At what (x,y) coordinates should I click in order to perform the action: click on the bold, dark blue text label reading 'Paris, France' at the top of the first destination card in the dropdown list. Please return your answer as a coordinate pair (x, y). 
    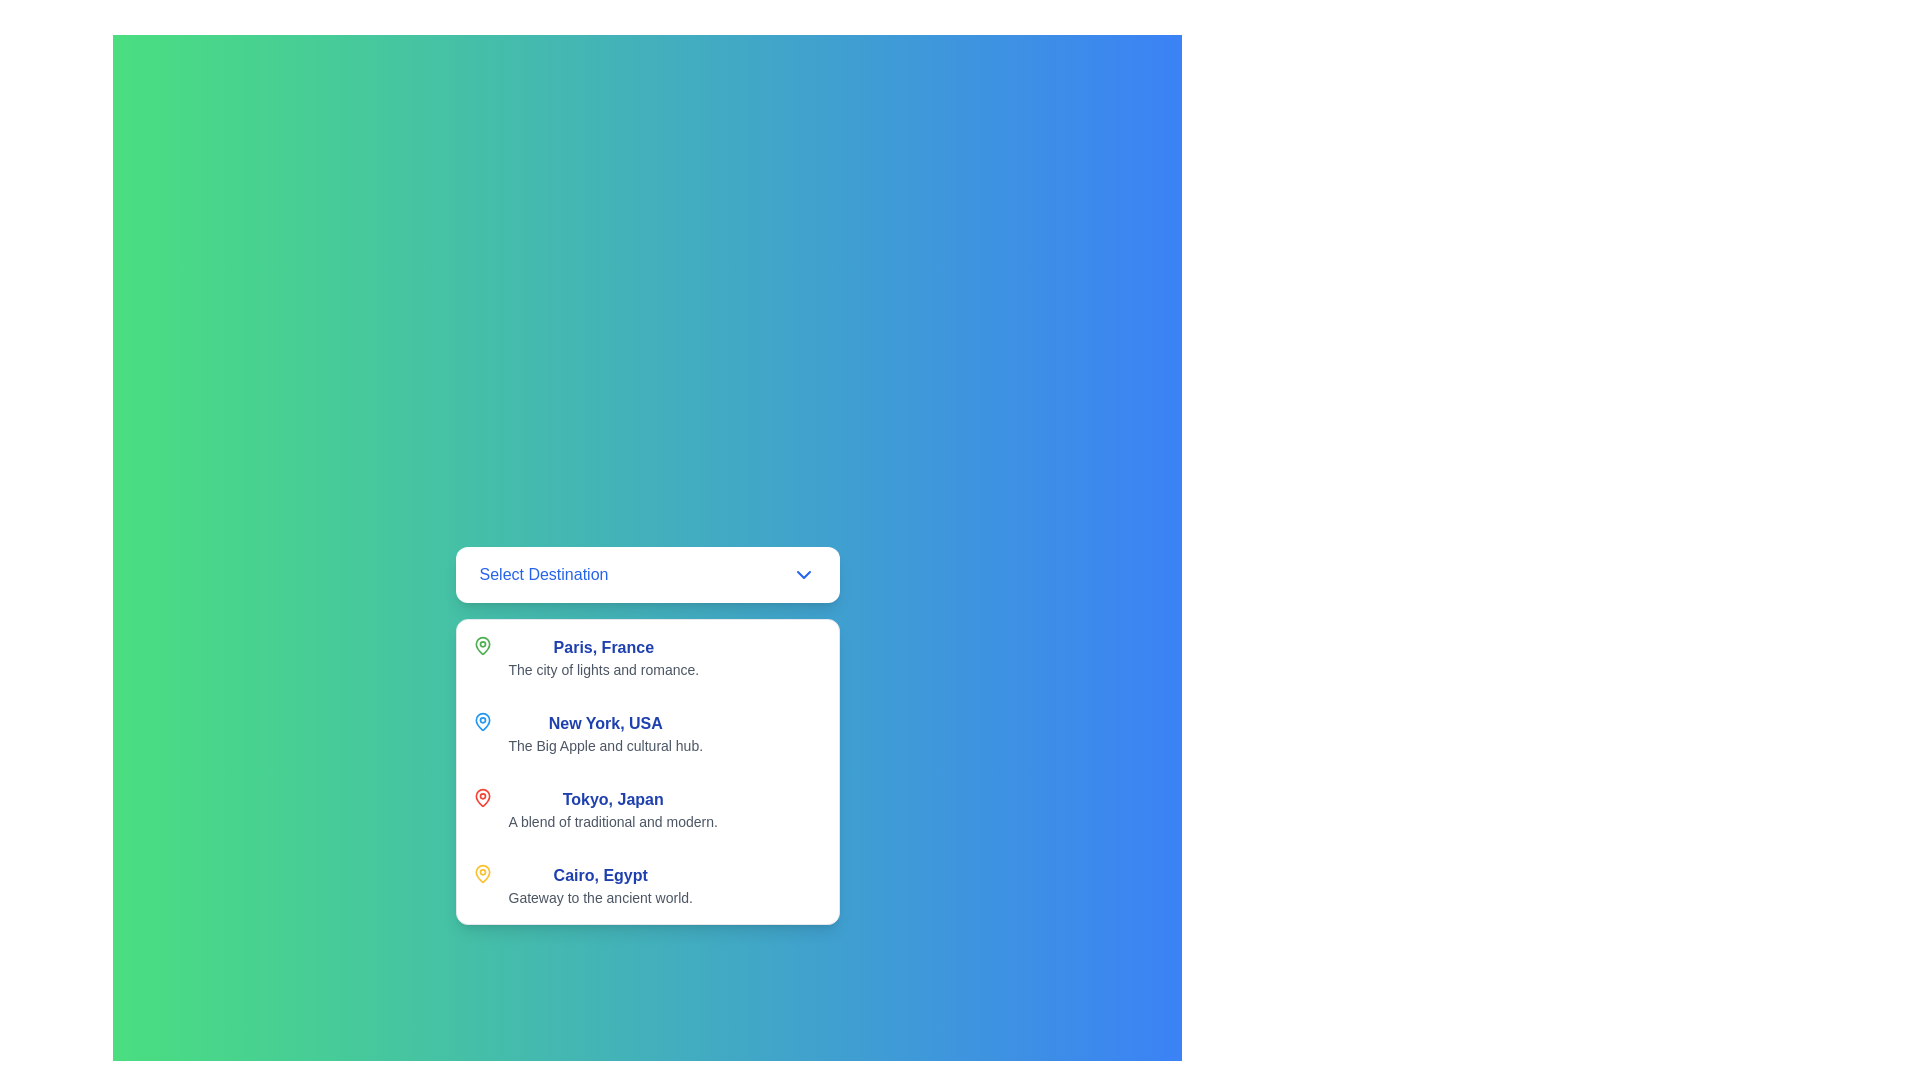
    Looking at the image, I should click on (602, 648).